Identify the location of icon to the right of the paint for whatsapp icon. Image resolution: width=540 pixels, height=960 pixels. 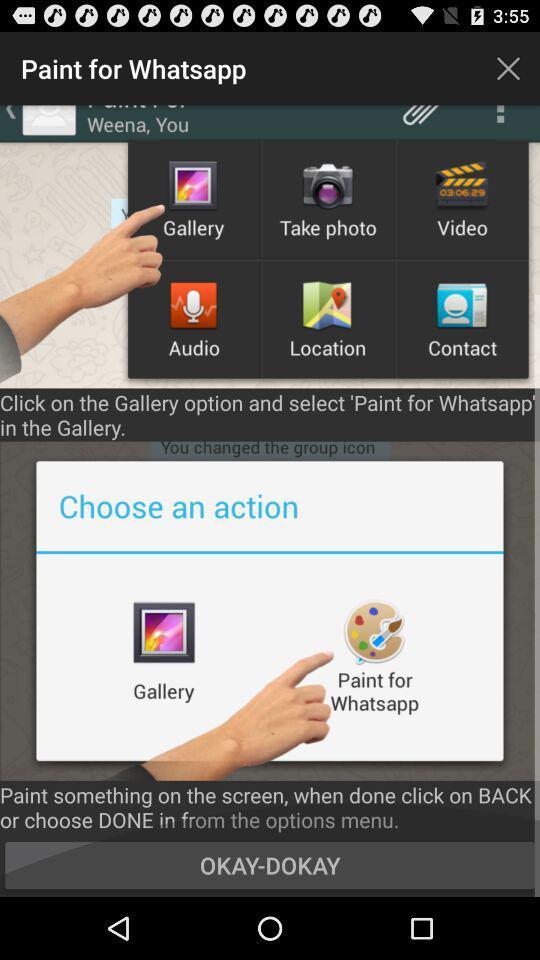
(508, 68).